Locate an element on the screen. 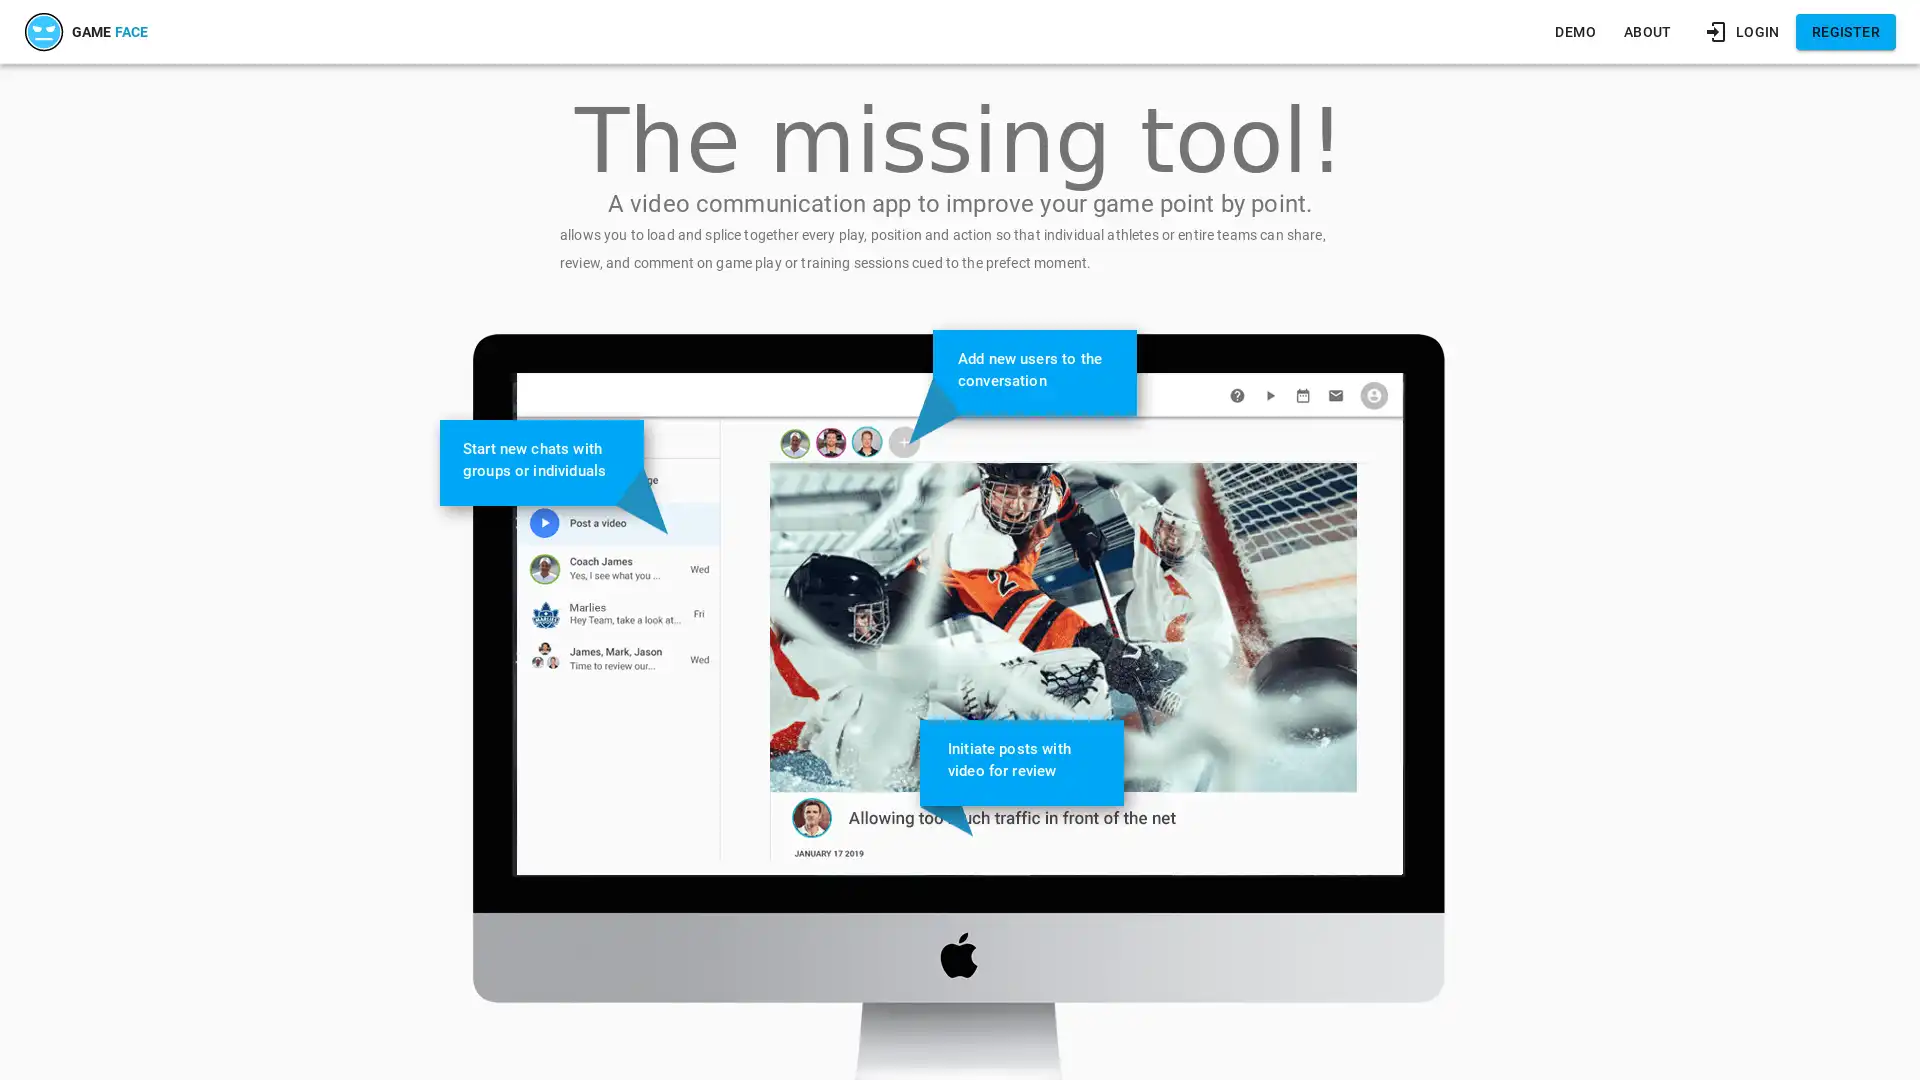 This screenshot has width=1920, height=1080. REGISTER is located at coordinates (1844, 31).